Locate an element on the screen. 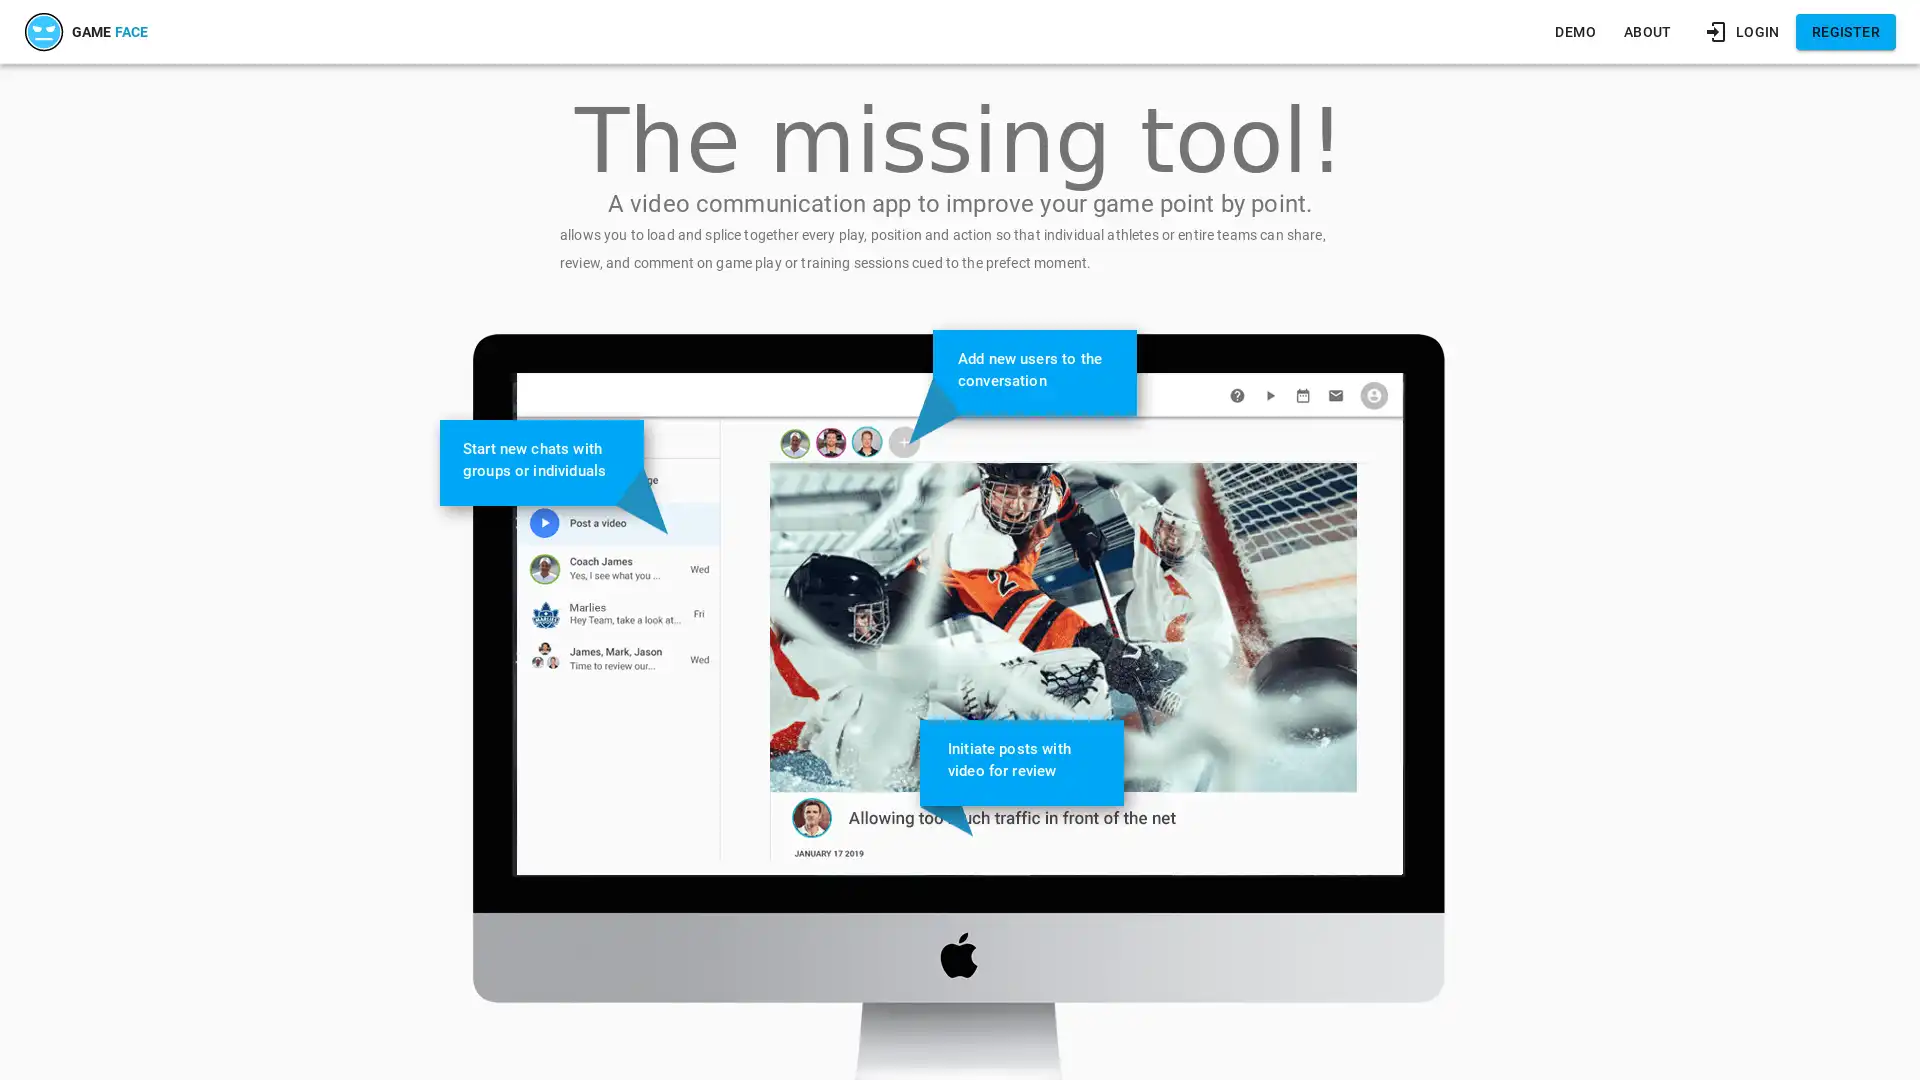 This screenshot has width=1920, height=1080. REGISTER is located at coordinates (1844, 31).